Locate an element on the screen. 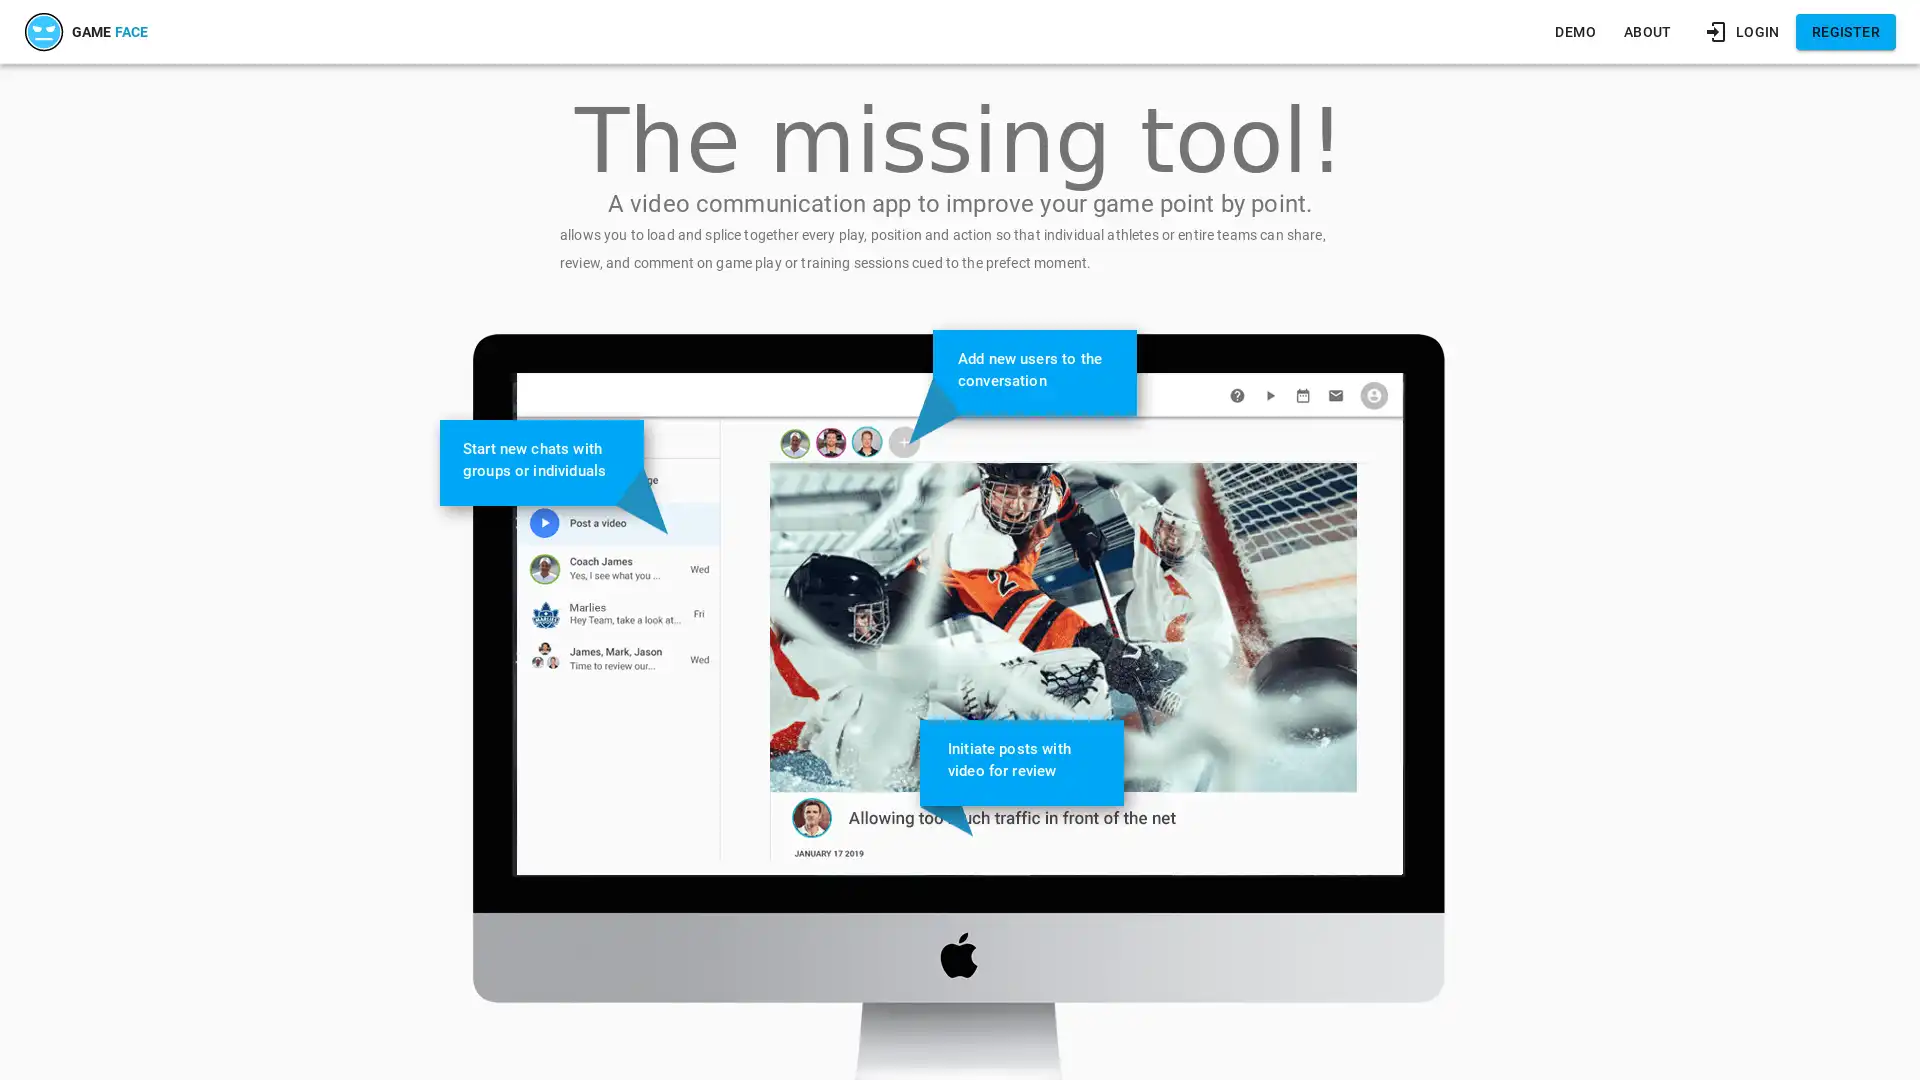 This screenshot has width=1920, height=1080. REGISTER is located at coordinates (1844, 31).